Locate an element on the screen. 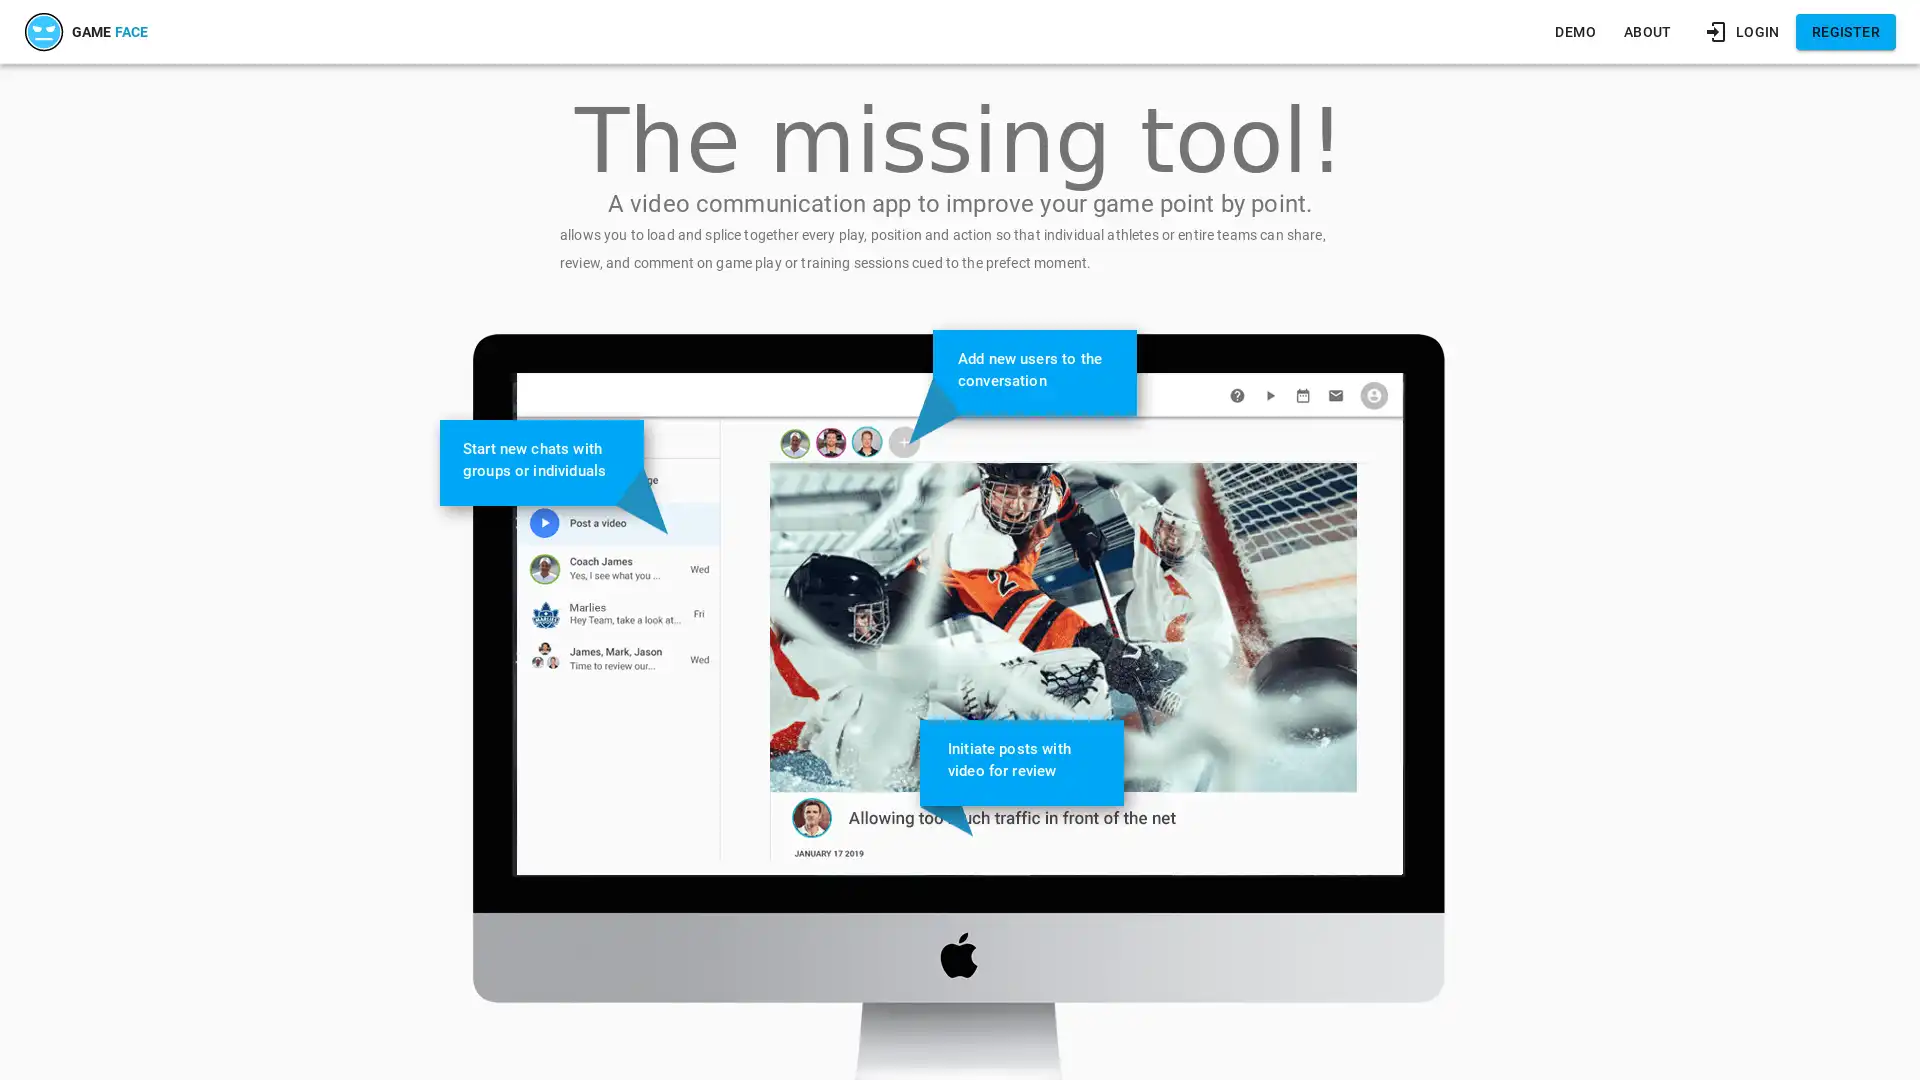 This screenshot has width=1920, height=1080. REGISTER is located at coordinates (1844, 31).